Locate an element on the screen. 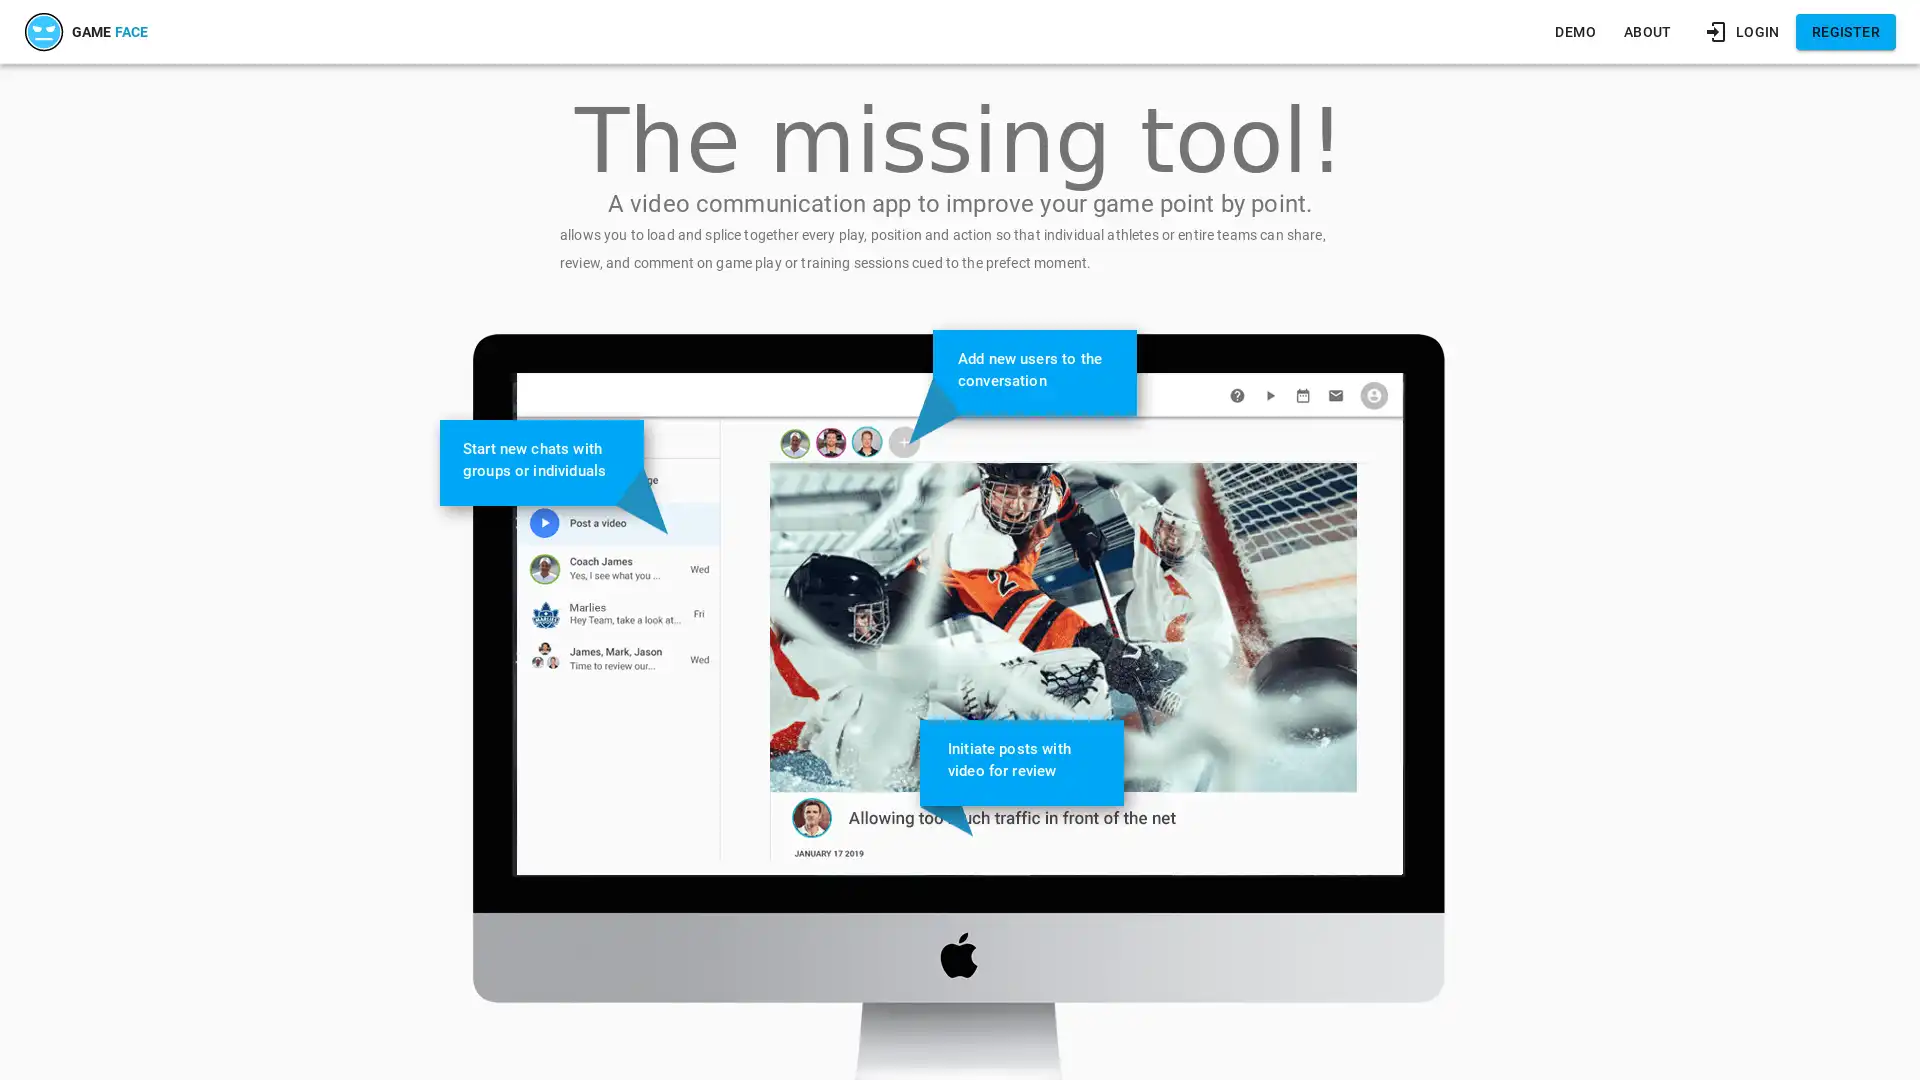 This screenshot has width=1920, height=1080. REGISTER is located at coordinates (1844, 31).